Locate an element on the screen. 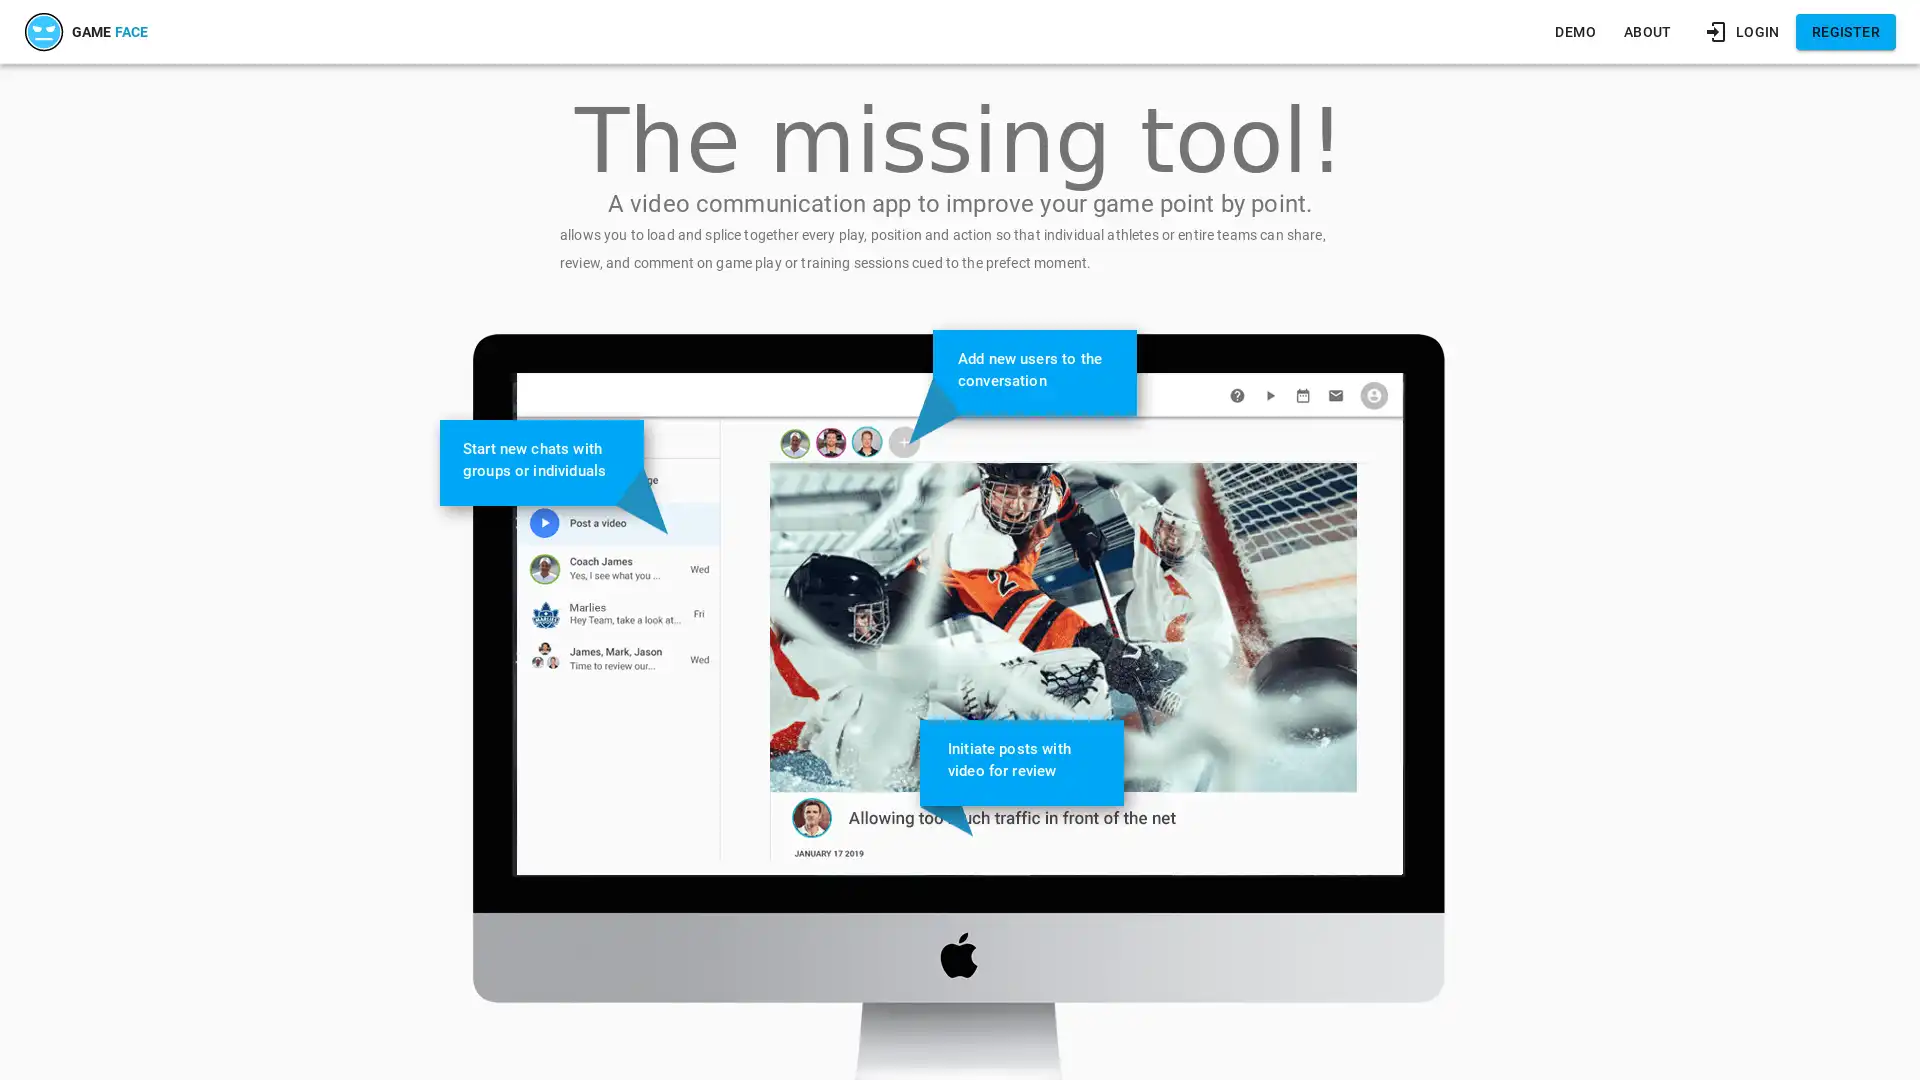 This screenshot has width=1920, height=1080. REGISTER is located at coordinates (1844, 31).